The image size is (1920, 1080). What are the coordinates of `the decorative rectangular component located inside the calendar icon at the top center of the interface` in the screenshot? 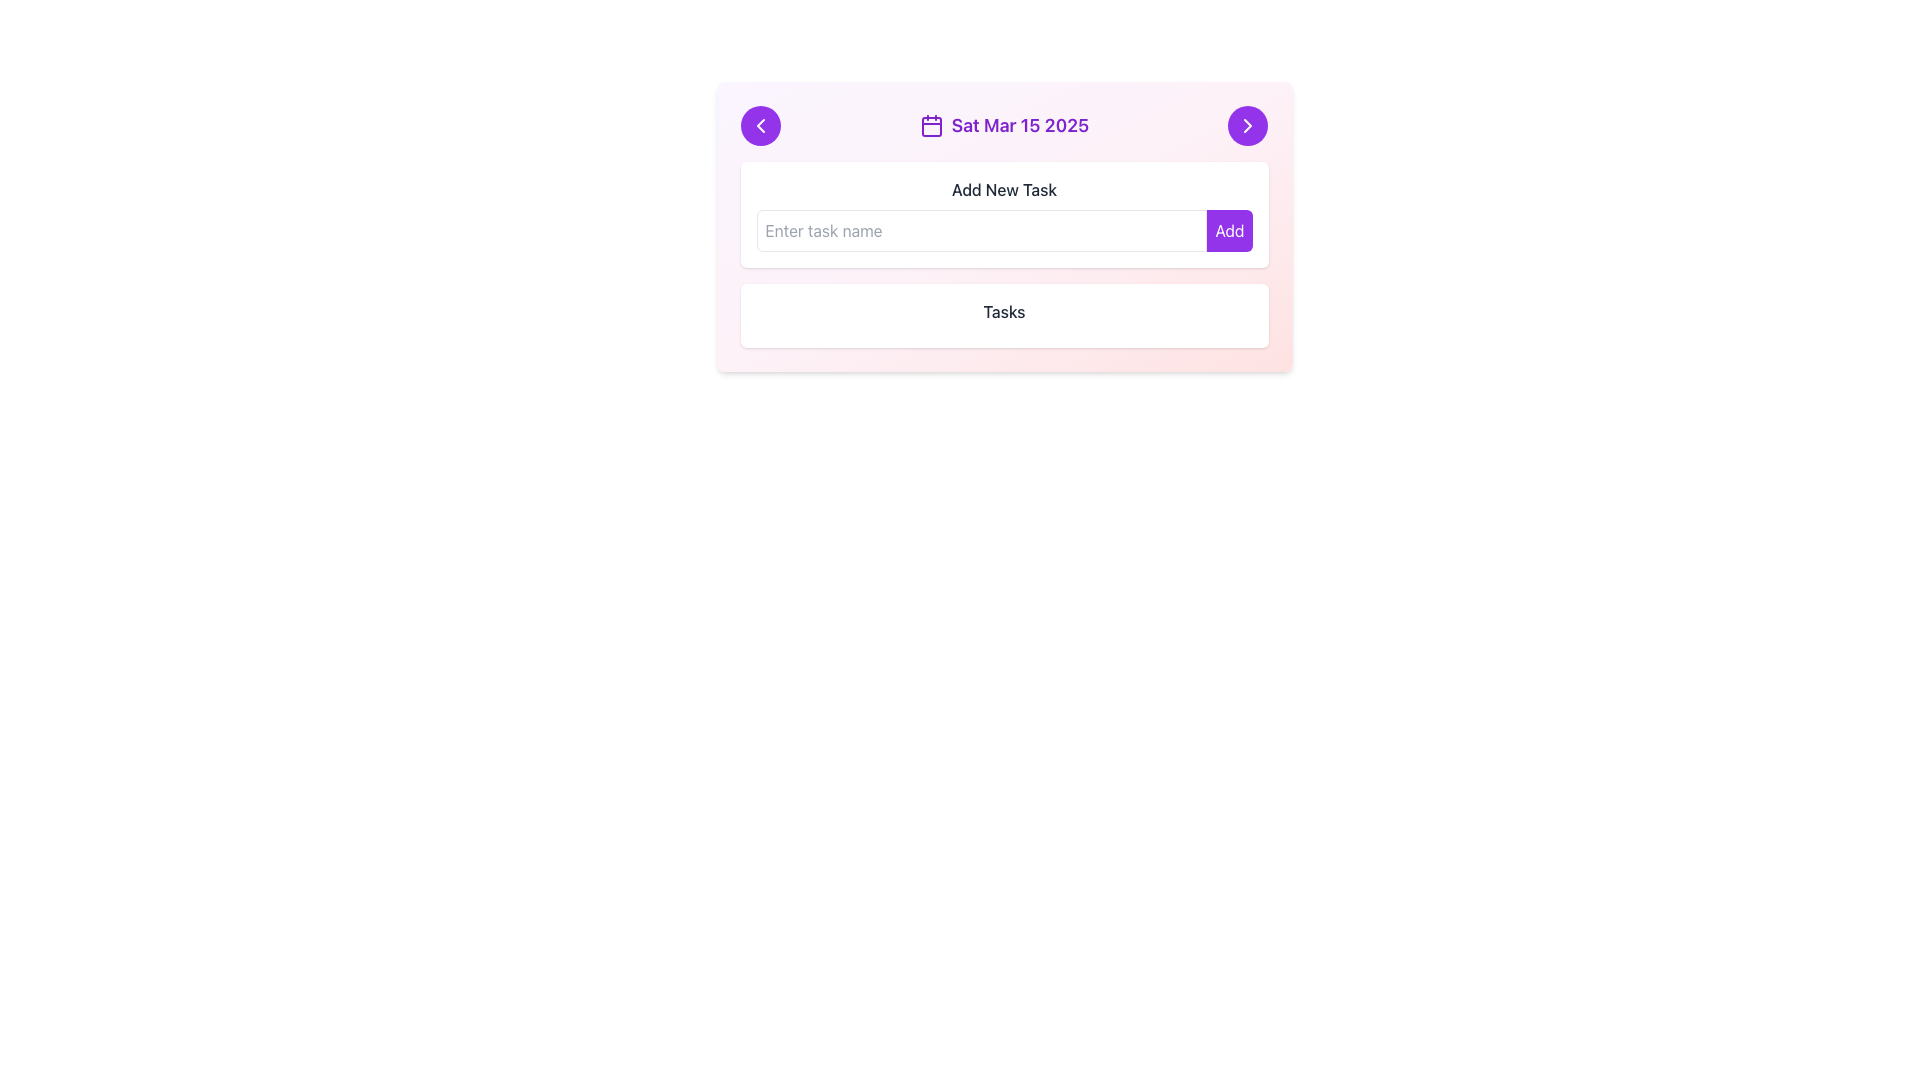 It's located at (930, 127).